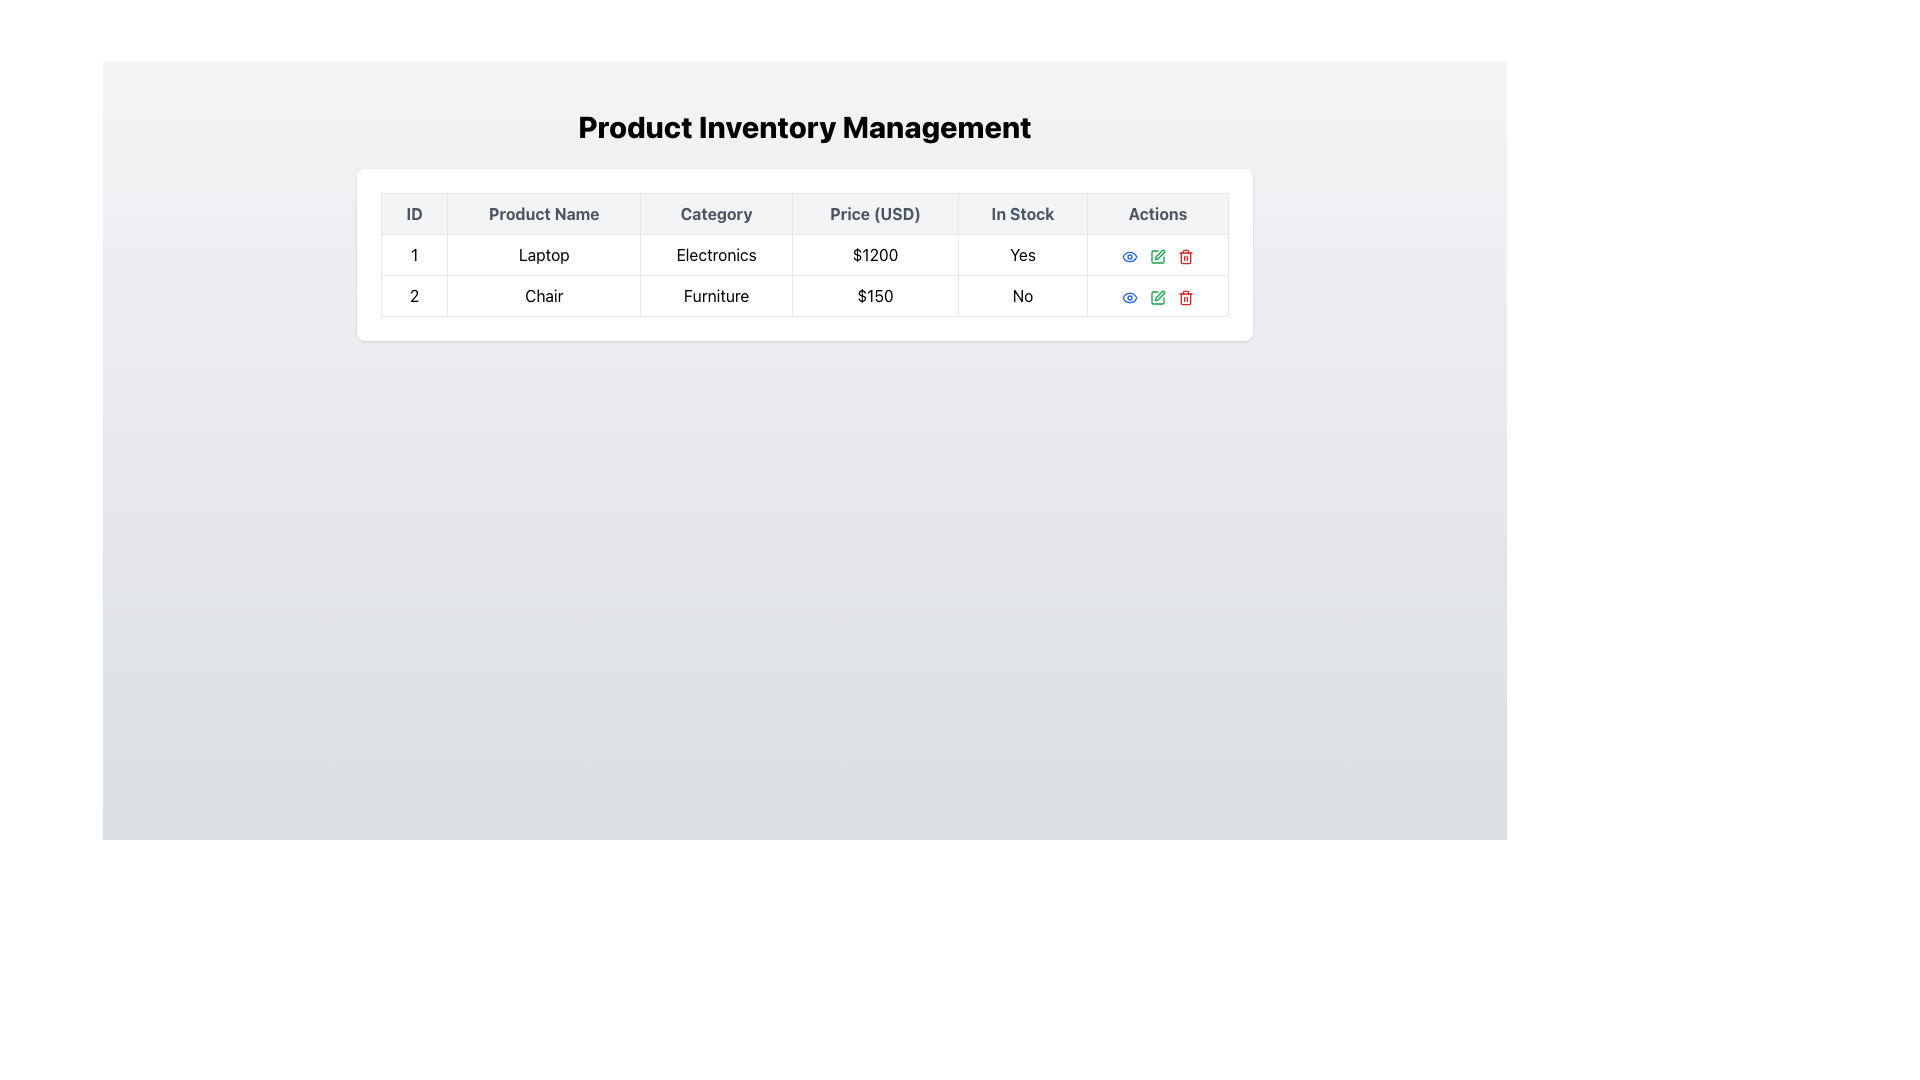 The height and width of the screenshot is (1080, 1920). I want to click on the text label styled with a gray font that reads 'Actions', located in the sixth position of the header row of the table, adjacent to the 'In Stock' column, so click(1157, 213).